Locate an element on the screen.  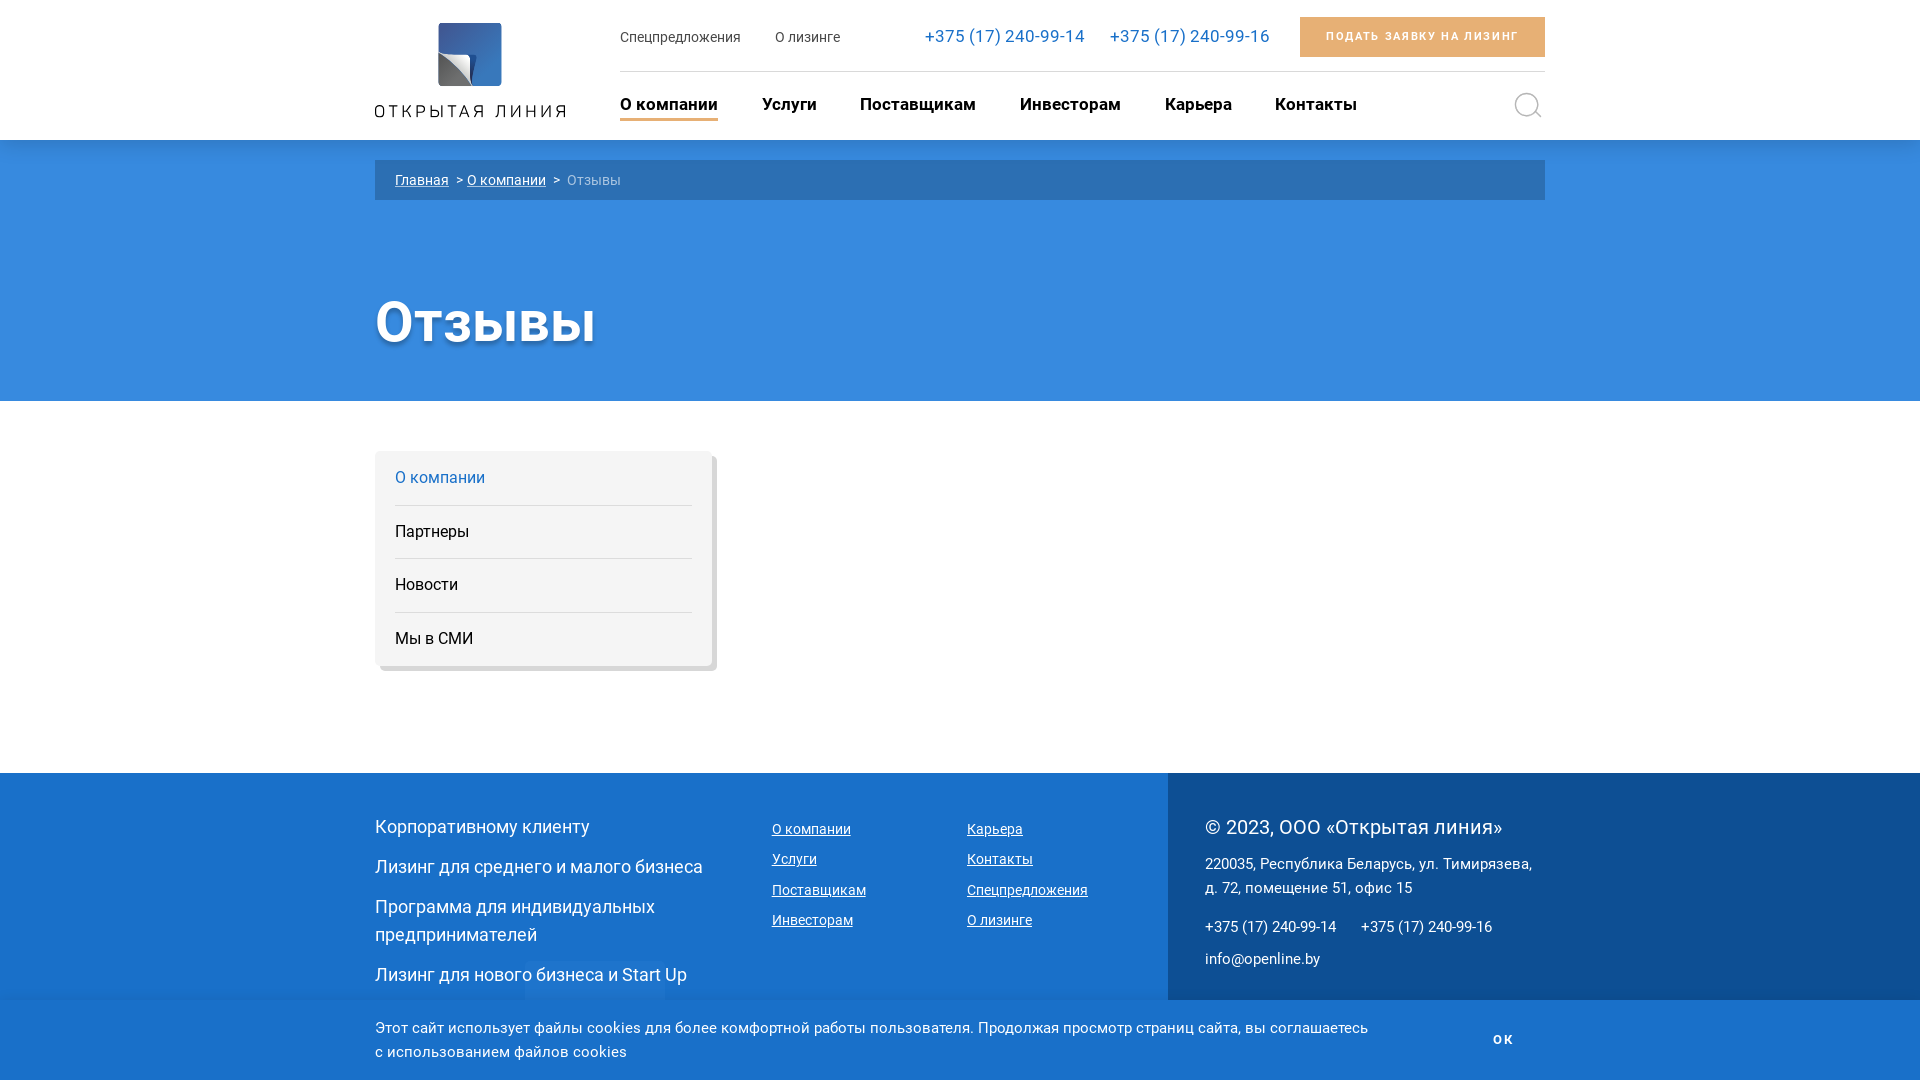
'+375 (17) 240-99-14' is located at coordinates (1269, 926).